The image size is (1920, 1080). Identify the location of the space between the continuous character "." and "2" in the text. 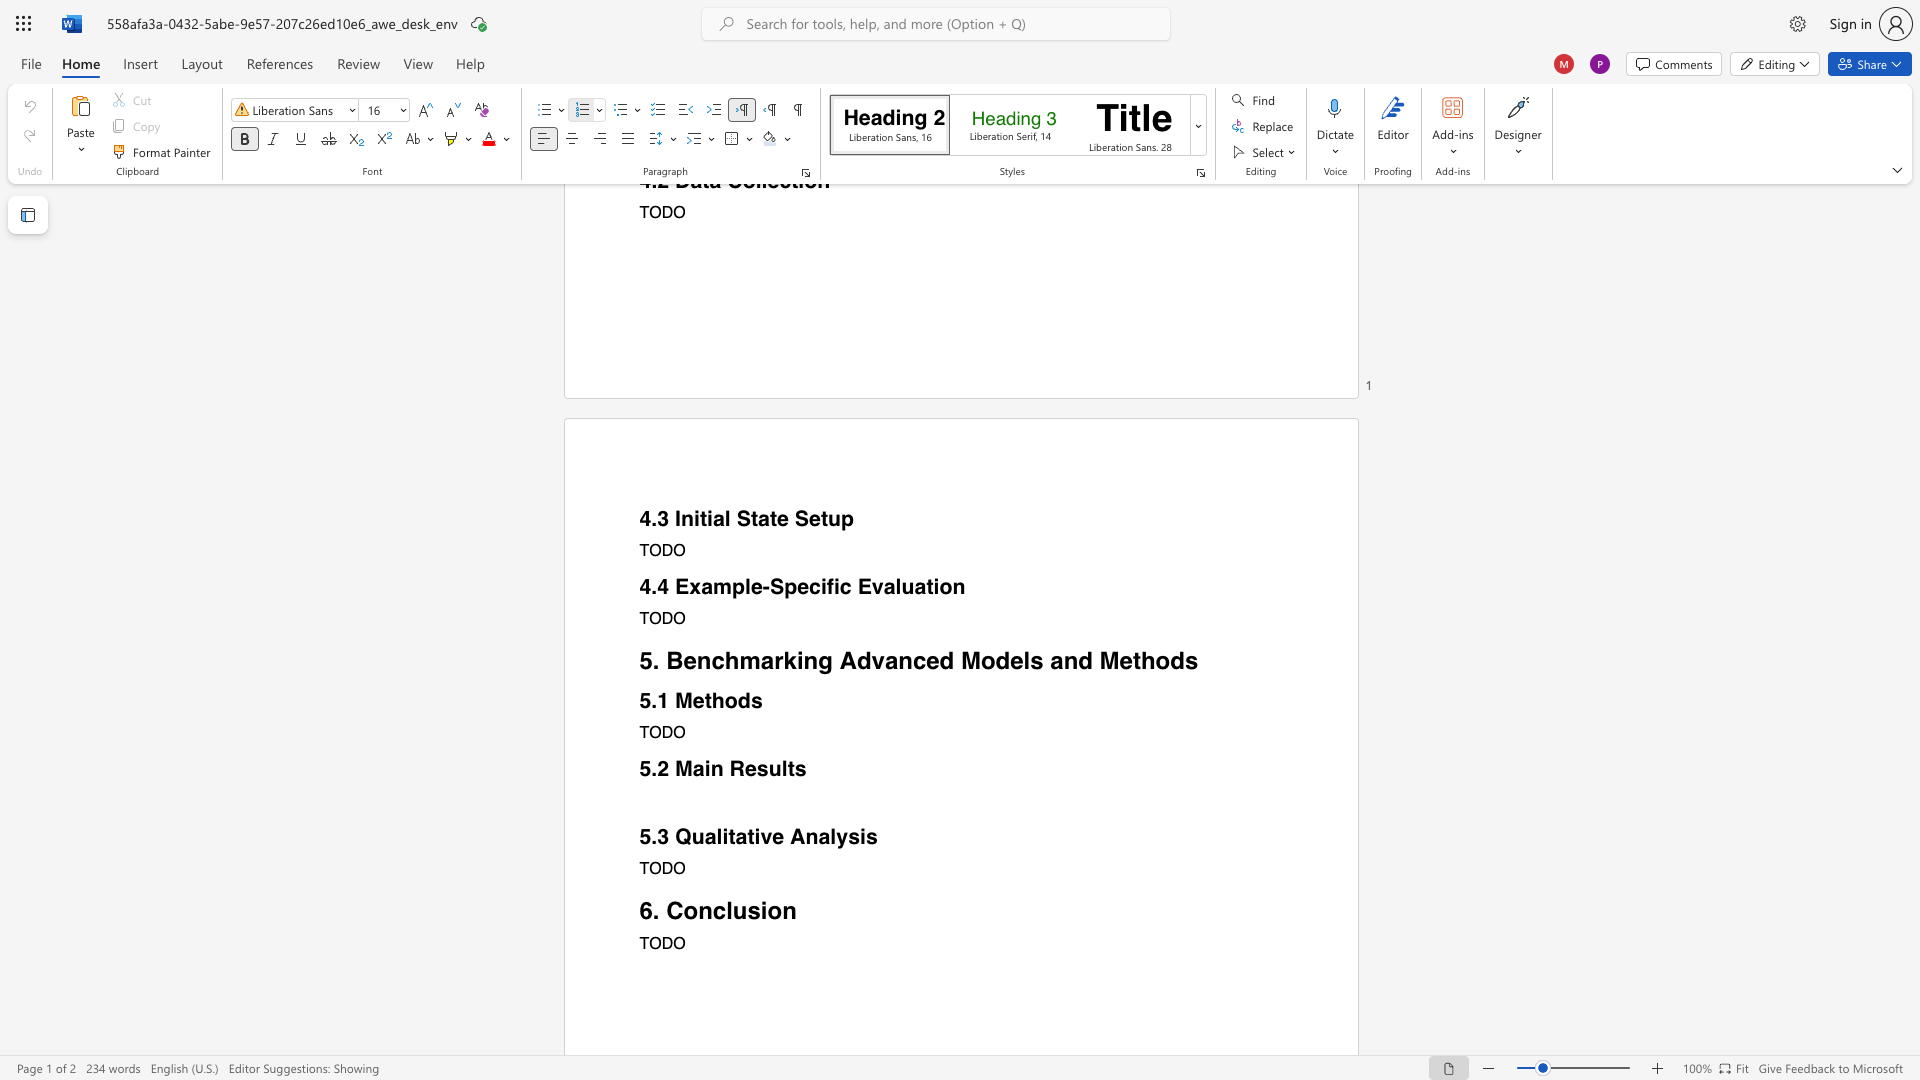
(658, 768).